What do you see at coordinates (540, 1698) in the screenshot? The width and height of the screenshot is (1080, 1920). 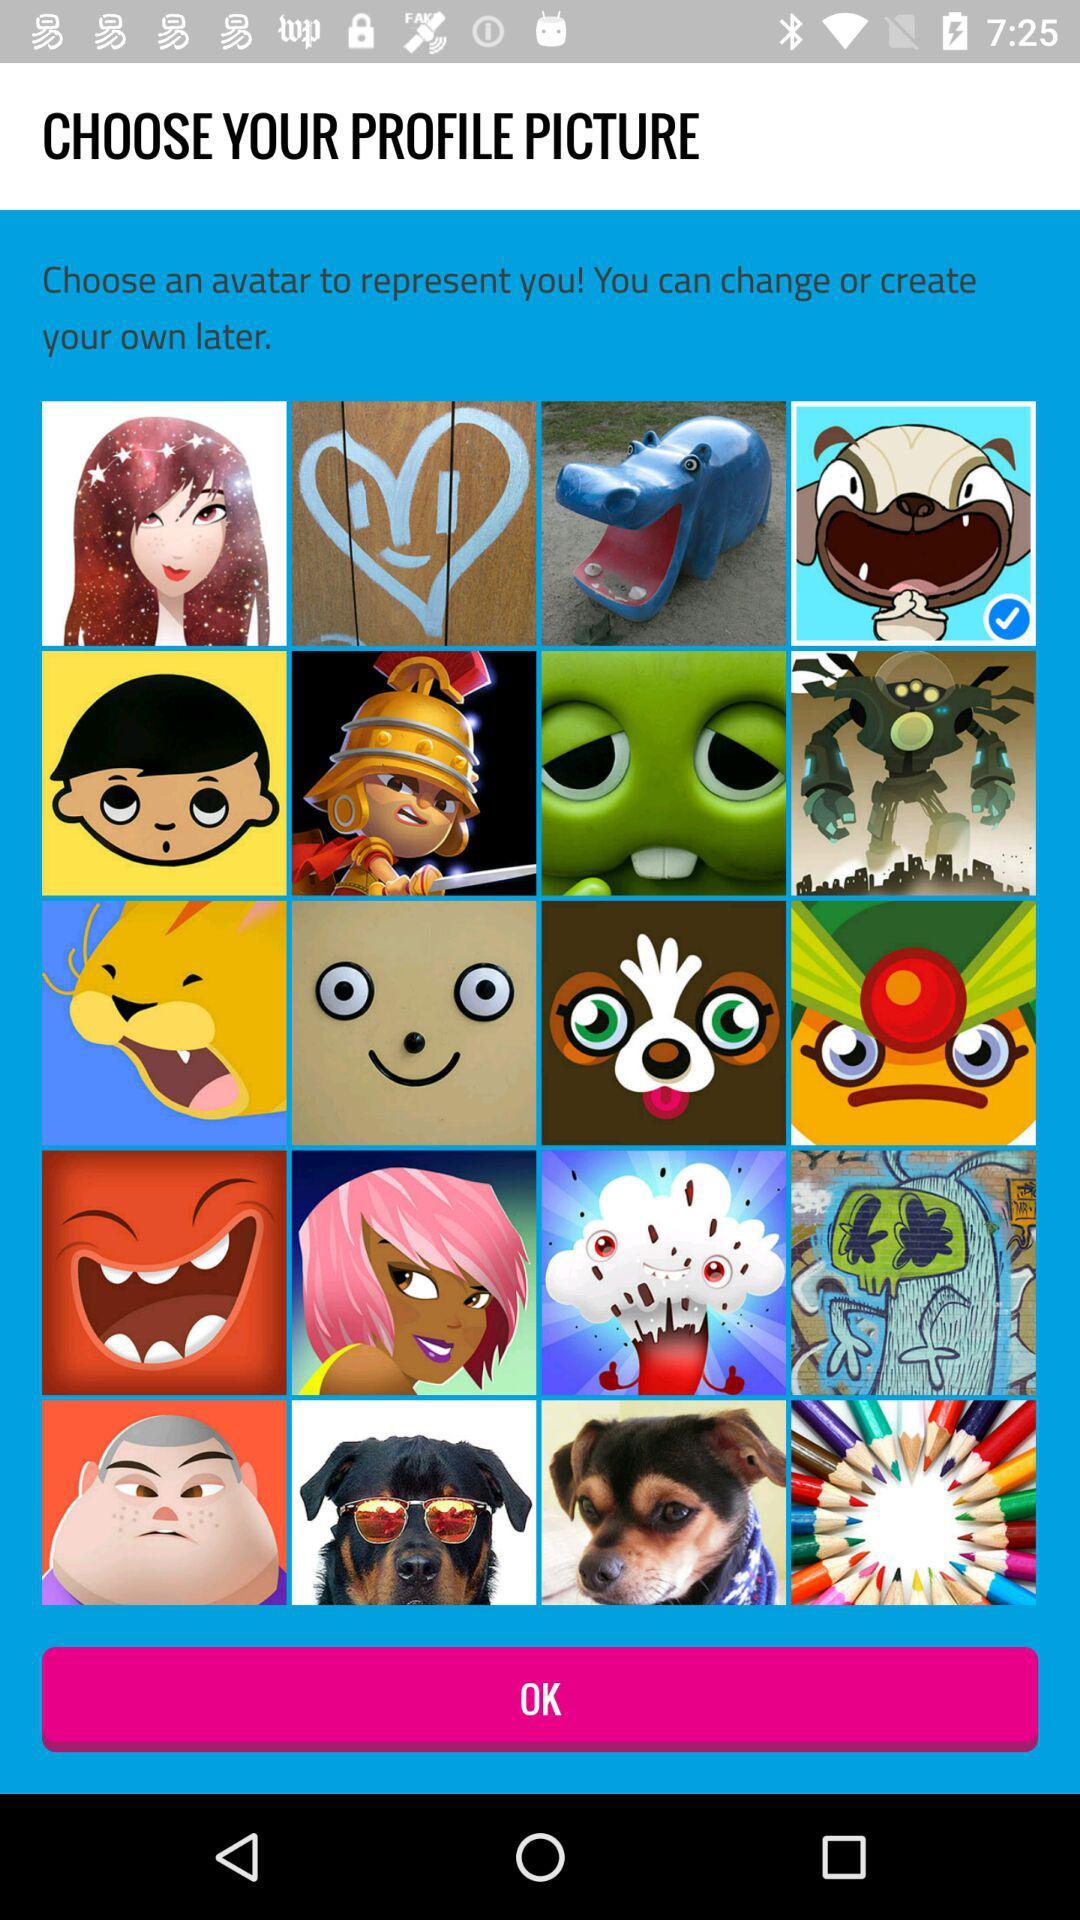 I see `ok` at bounding box center [540, 1698].